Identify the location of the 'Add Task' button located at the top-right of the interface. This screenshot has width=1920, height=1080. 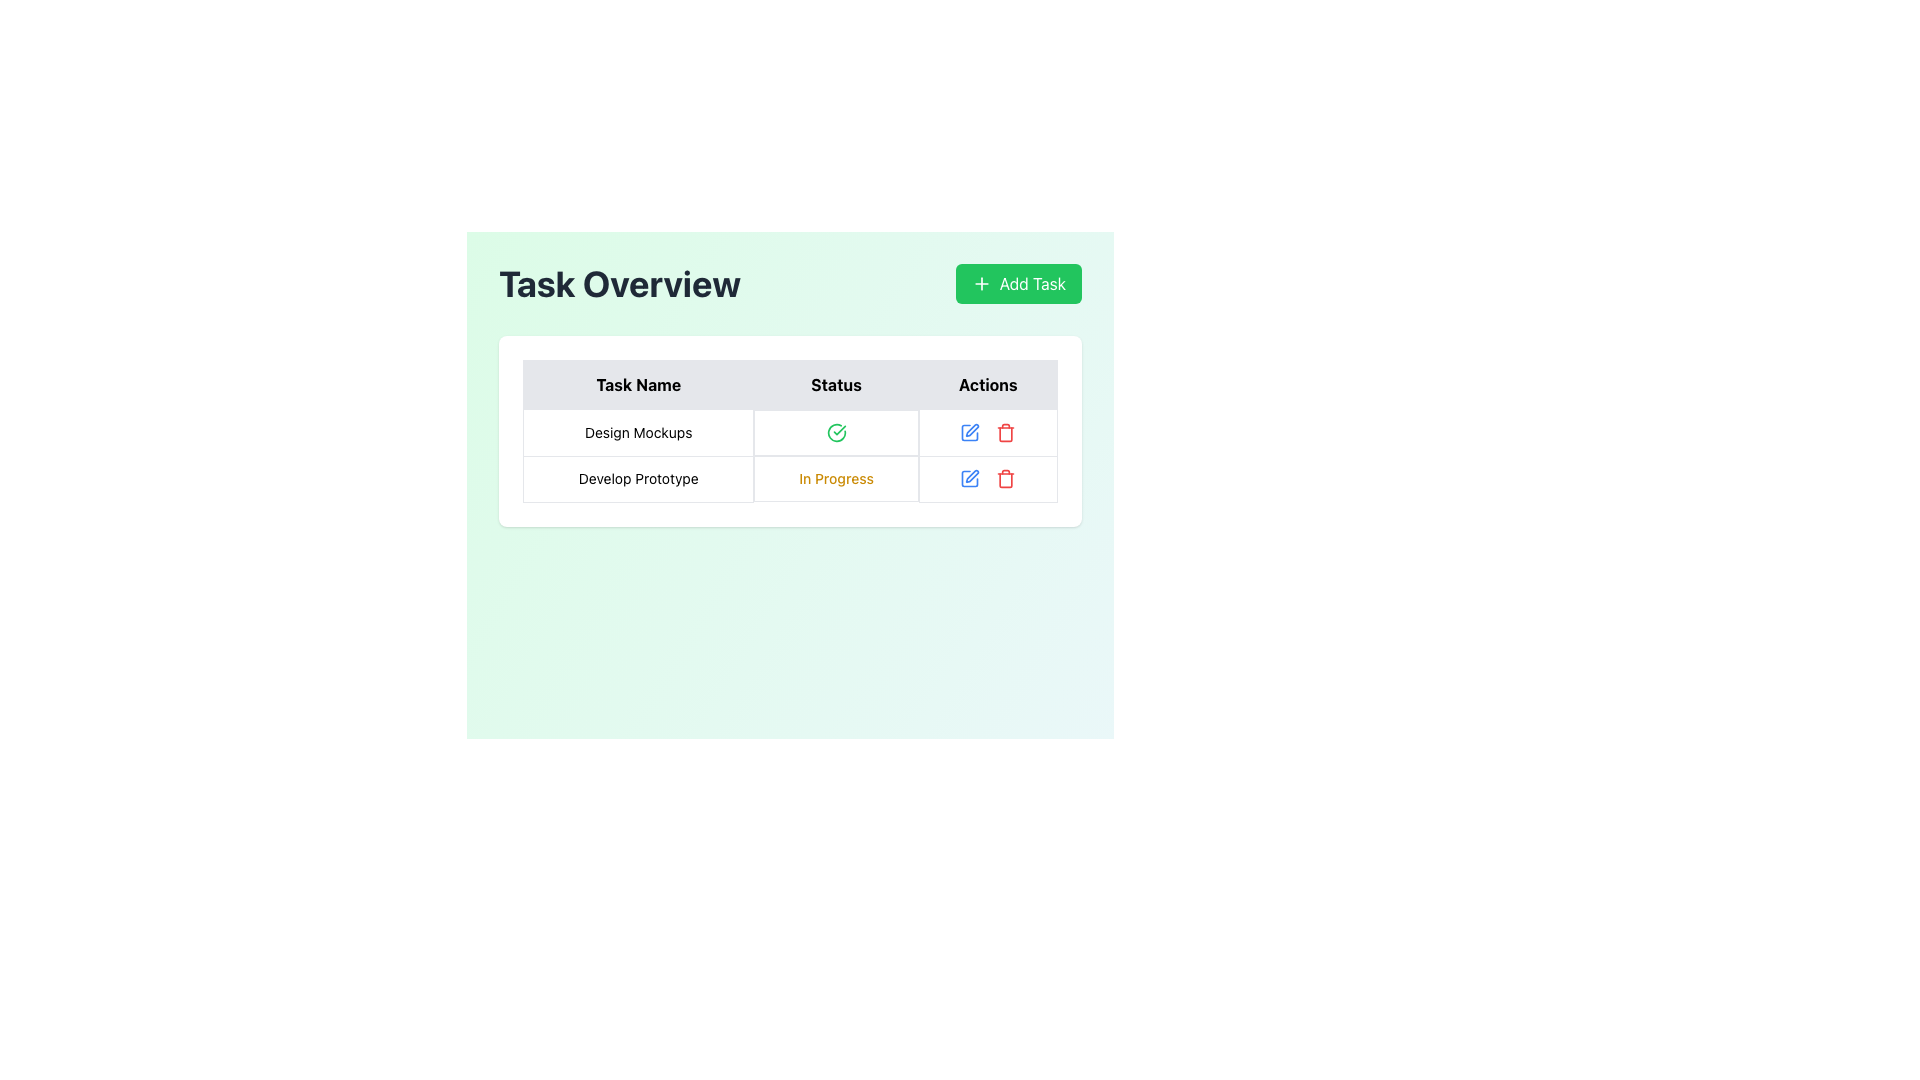
(1018, 284).